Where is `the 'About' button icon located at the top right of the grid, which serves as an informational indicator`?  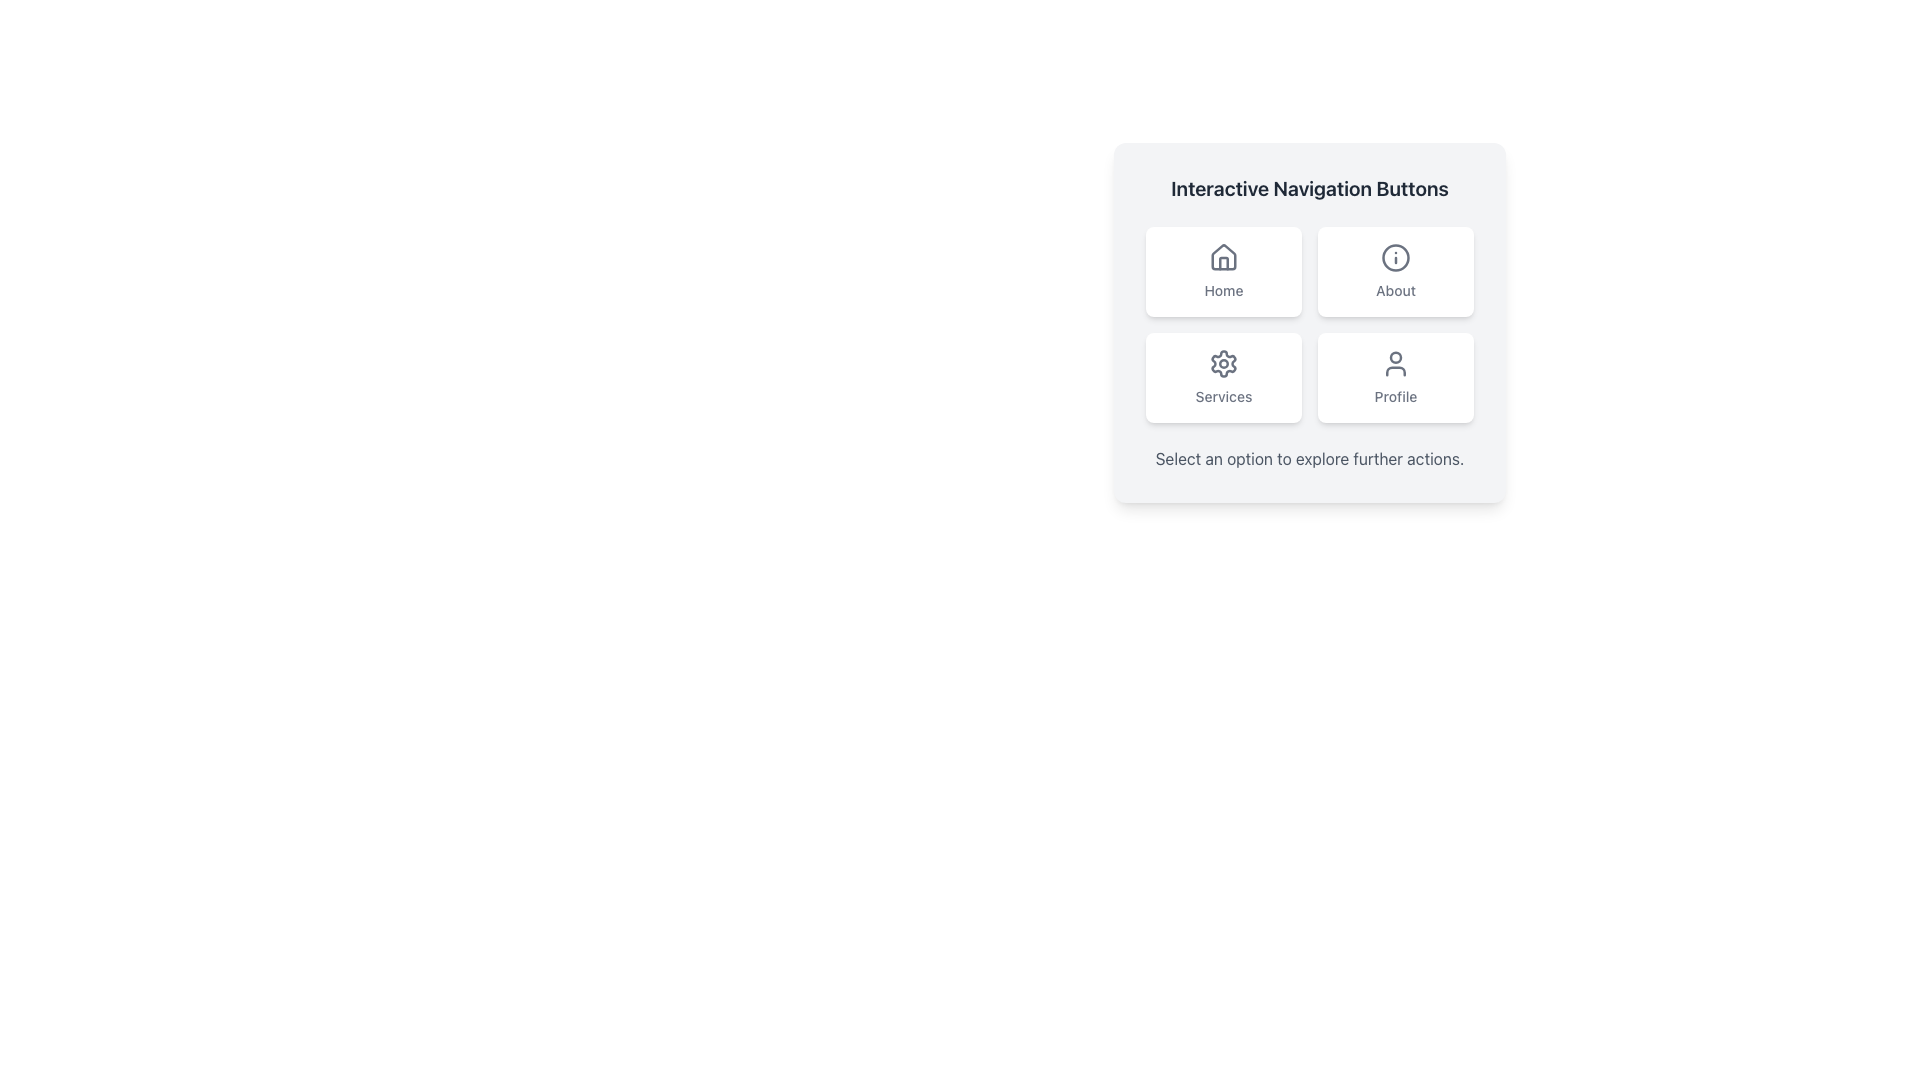 the 'About' button icon located at the top right of the grid, which serves as an informational indicator is located at coordinates (1395, 257).